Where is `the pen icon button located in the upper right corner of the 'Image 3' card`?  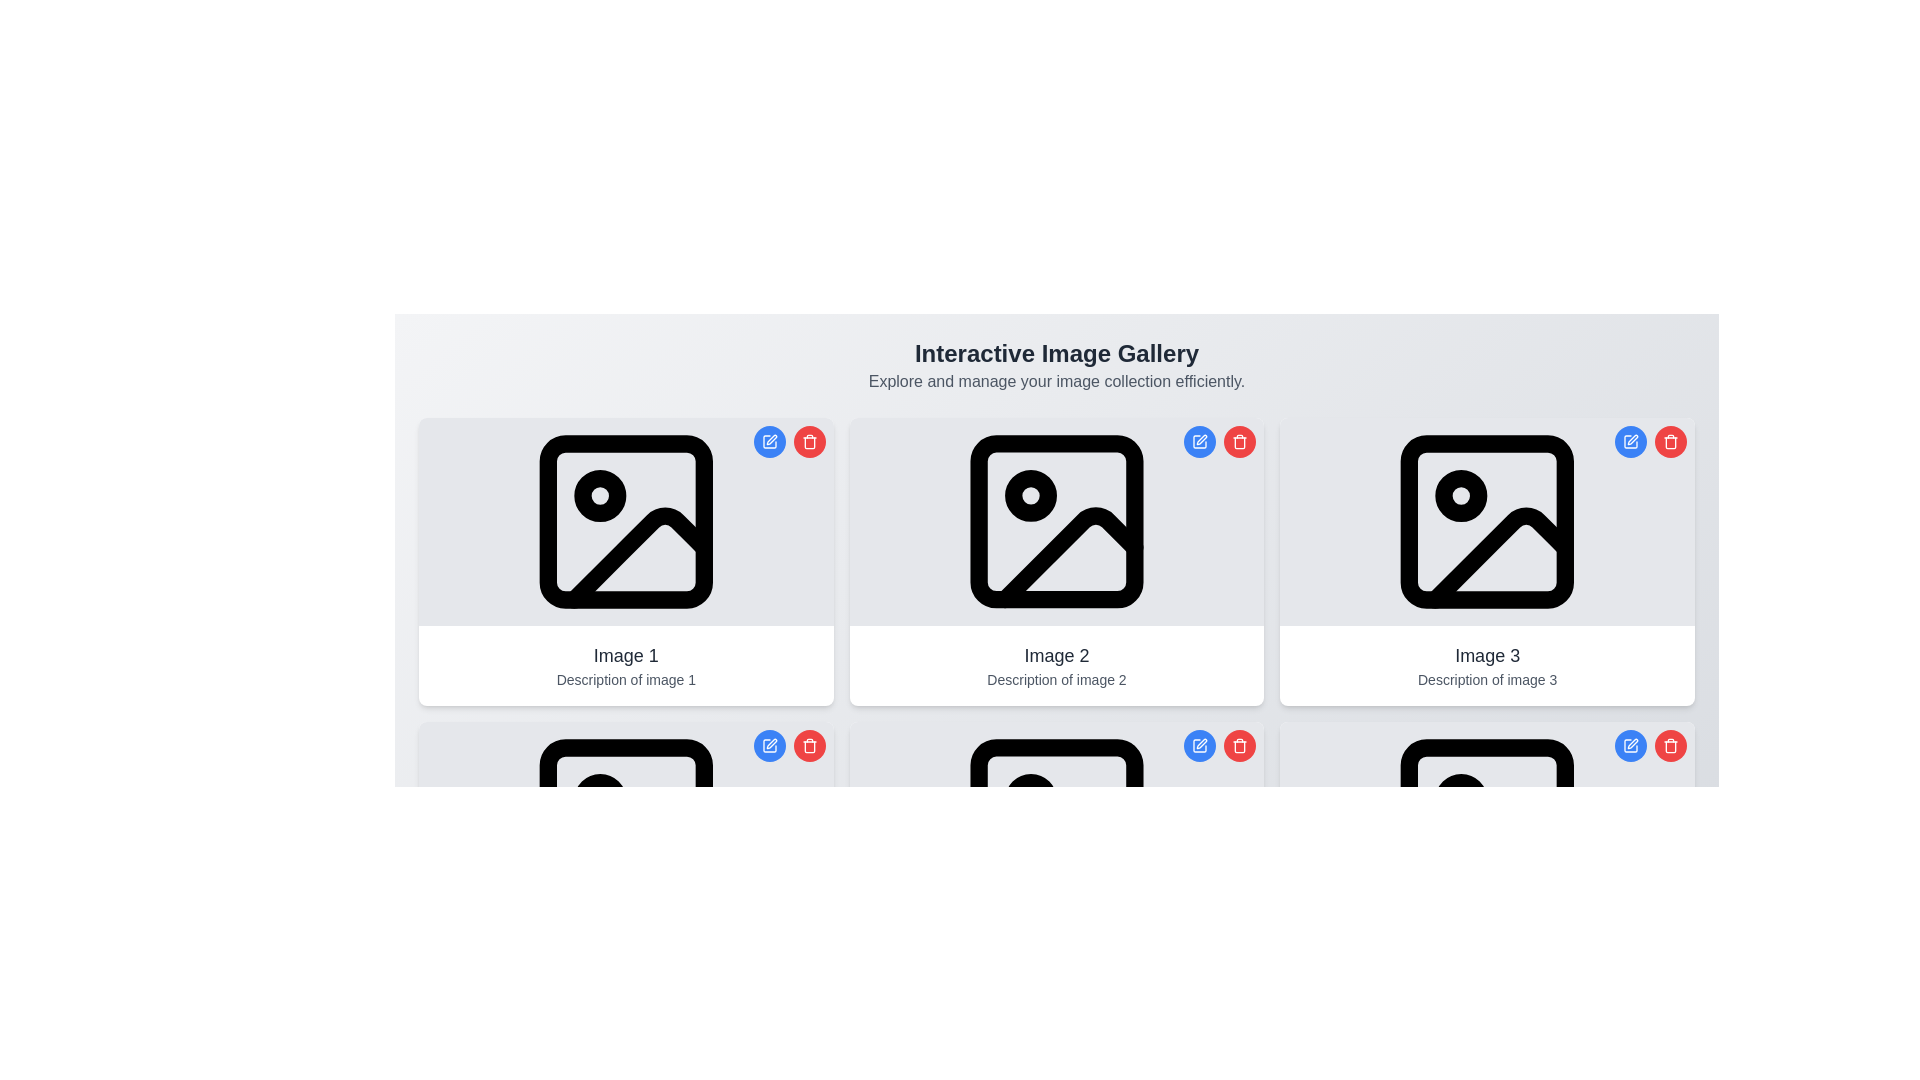 the pen icon button located in the upper right corner of the 'Image 3' card is located at coordinates (1631, 441).